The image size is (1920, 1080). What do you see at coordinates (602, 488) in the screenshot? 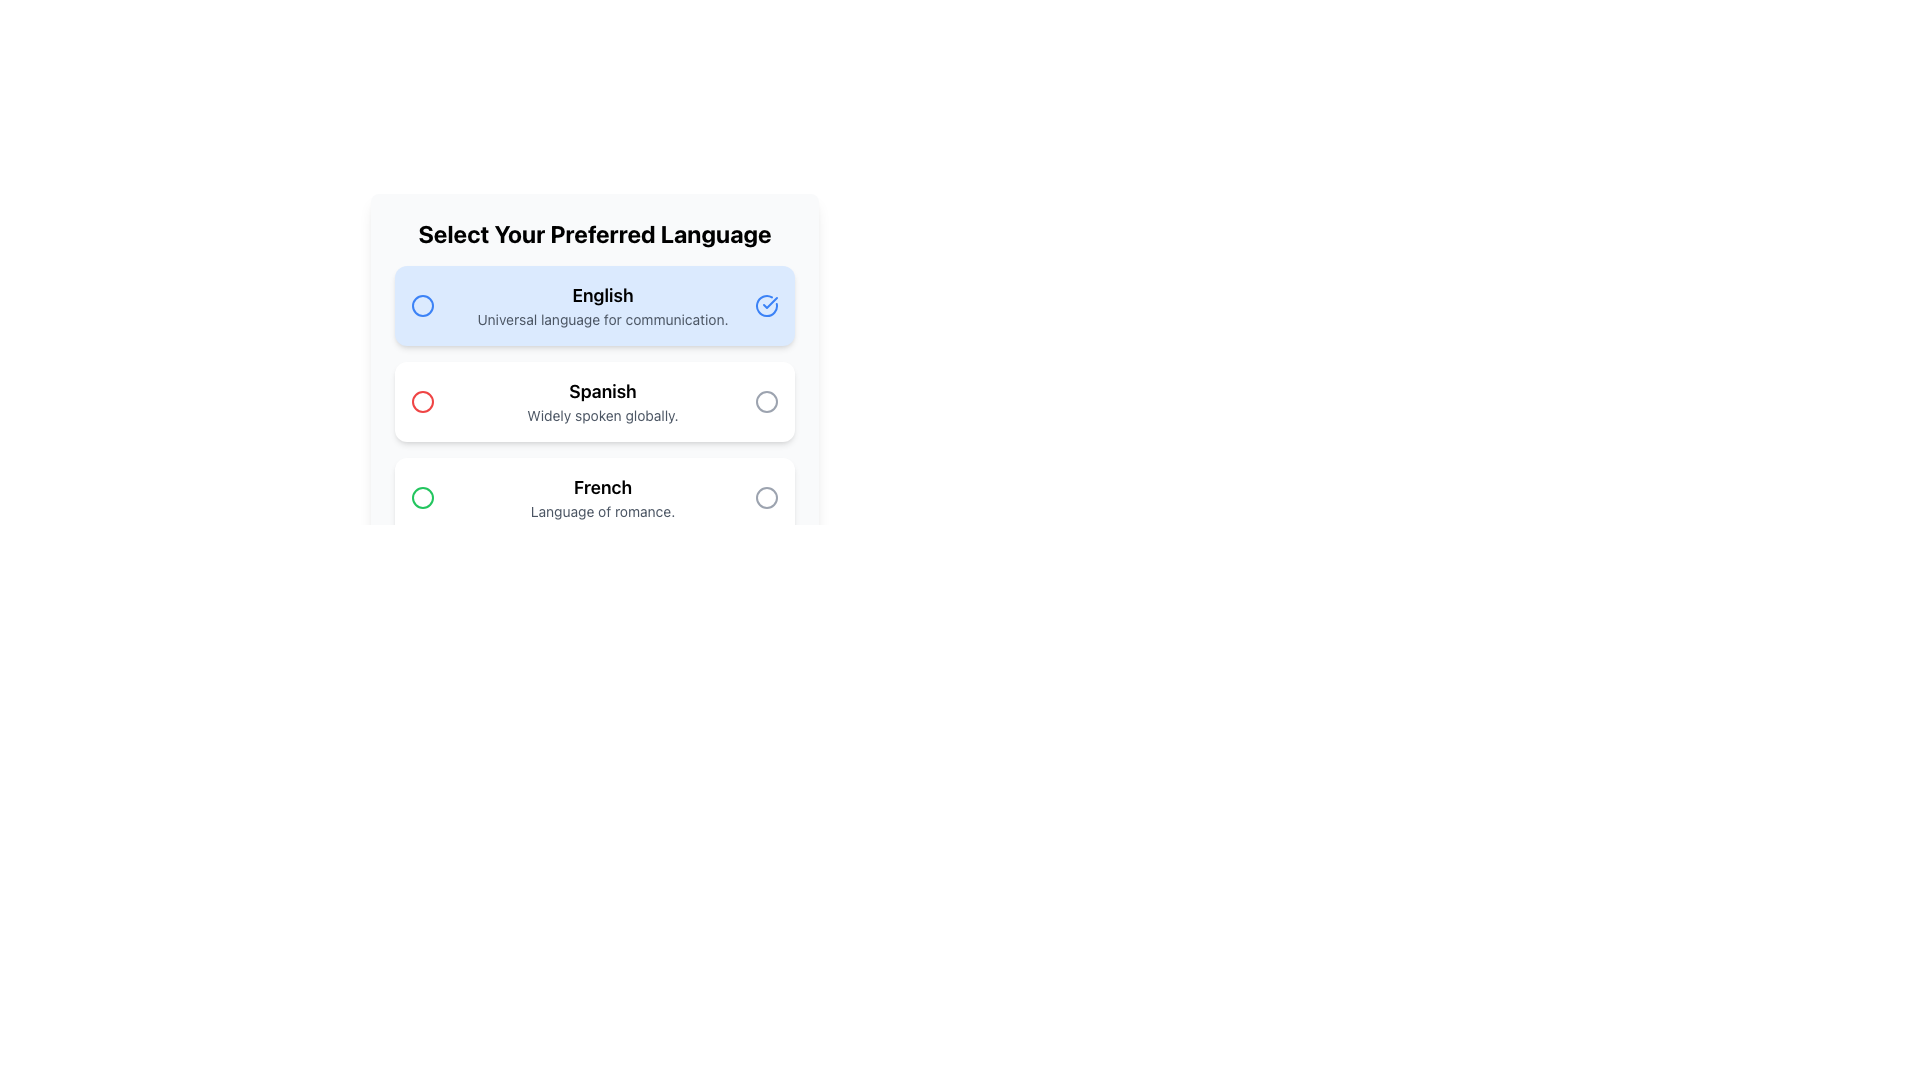
I see `the text label displaying 'French', which is prominently styled as a header in the 'Select Your Preferred Language' section` at bounding box center [602, 488].